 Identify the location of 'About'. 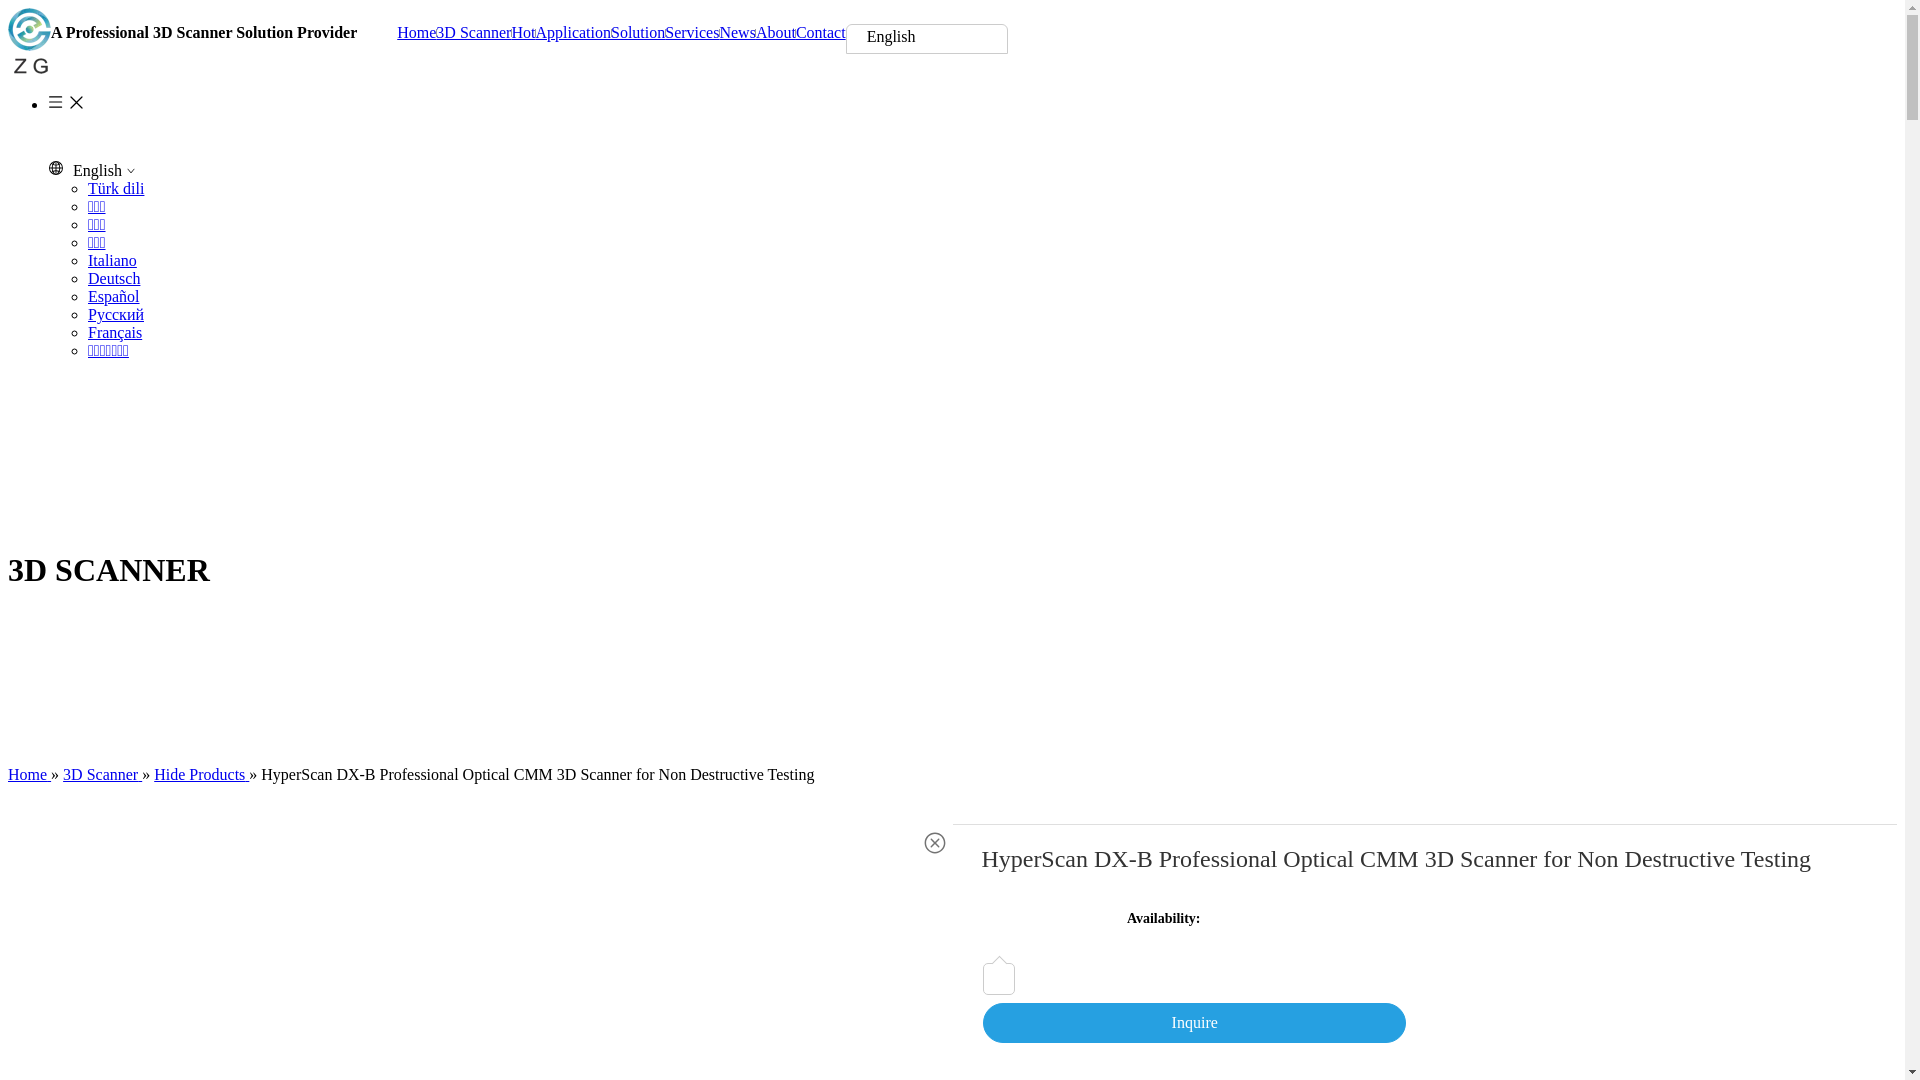
(775, 33).